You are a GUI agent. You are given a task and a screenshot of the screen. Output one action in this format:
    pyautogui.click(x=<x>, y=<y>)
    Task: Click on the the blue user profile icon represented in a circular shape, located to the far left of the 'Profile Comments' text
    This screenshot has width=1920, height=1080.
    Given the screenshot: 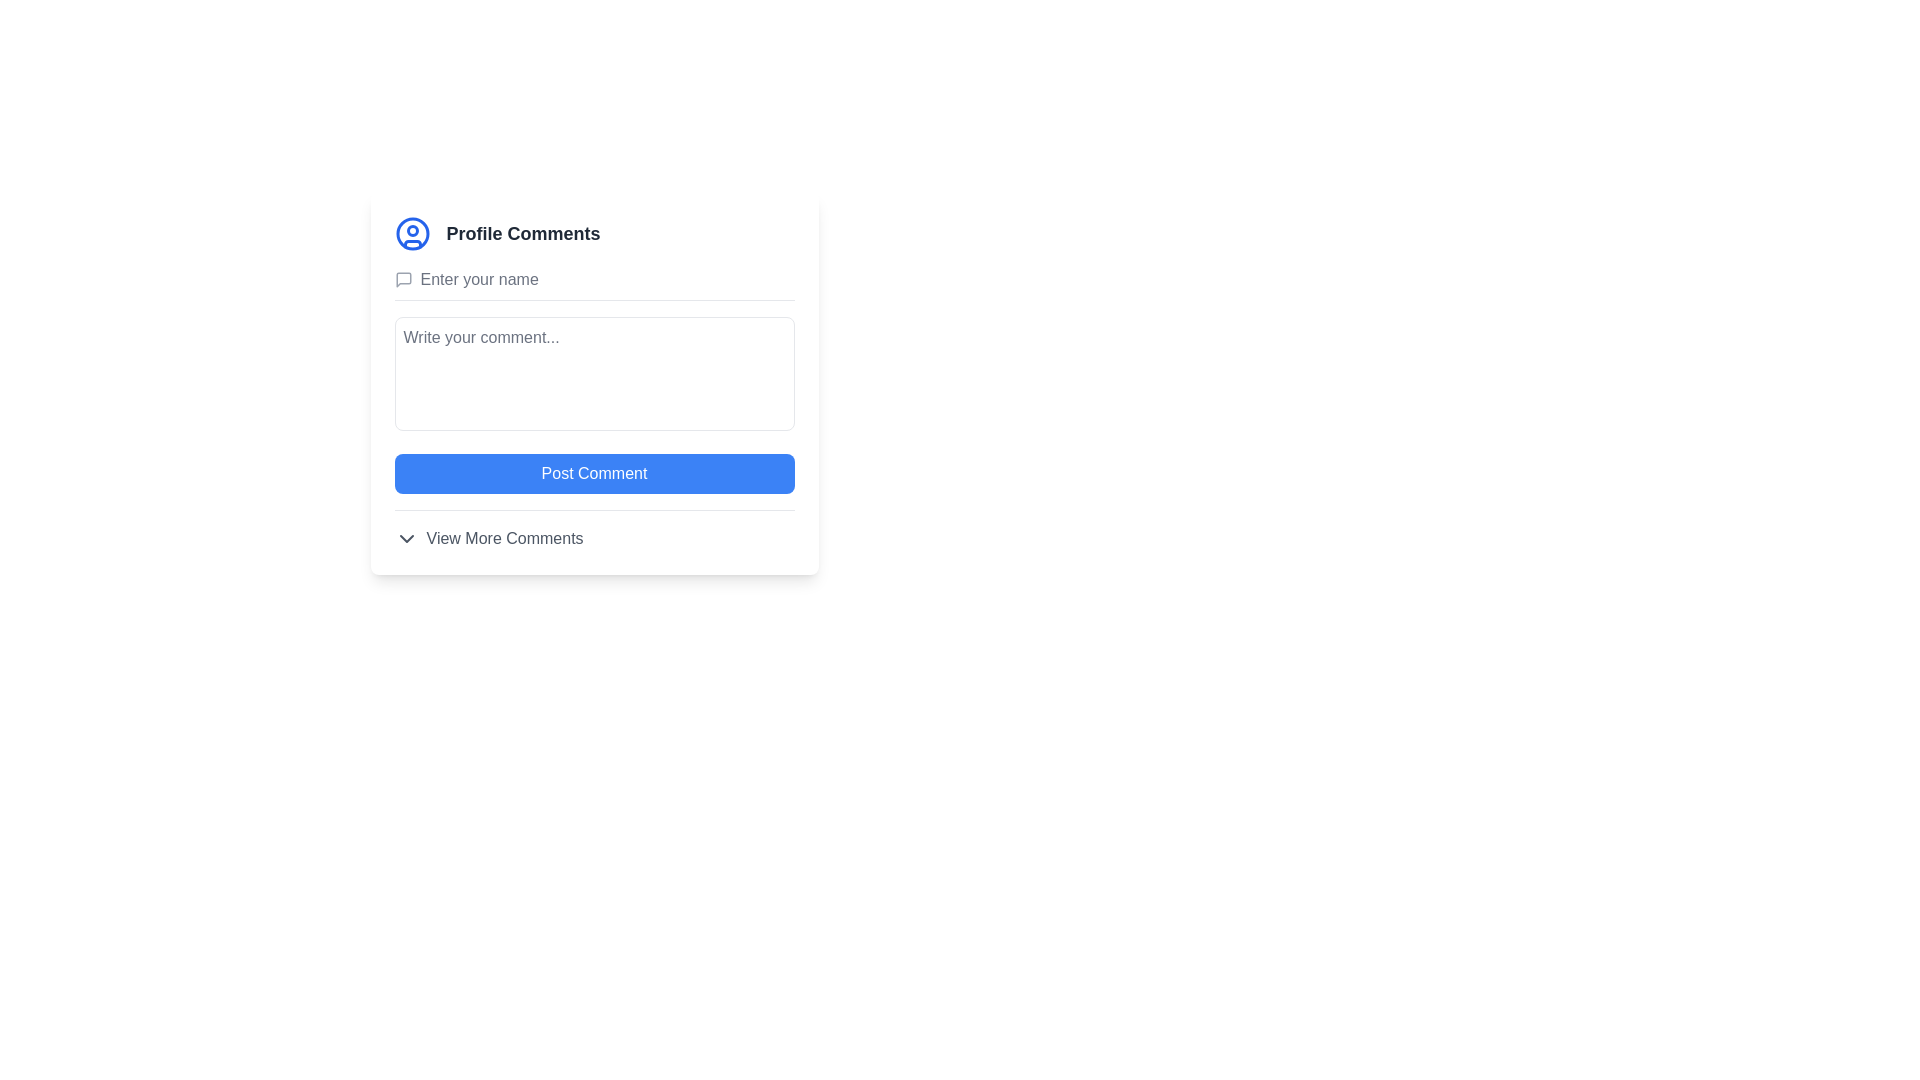 What is the action you would take?
    pyautogui.click(x=411, y=233)
    